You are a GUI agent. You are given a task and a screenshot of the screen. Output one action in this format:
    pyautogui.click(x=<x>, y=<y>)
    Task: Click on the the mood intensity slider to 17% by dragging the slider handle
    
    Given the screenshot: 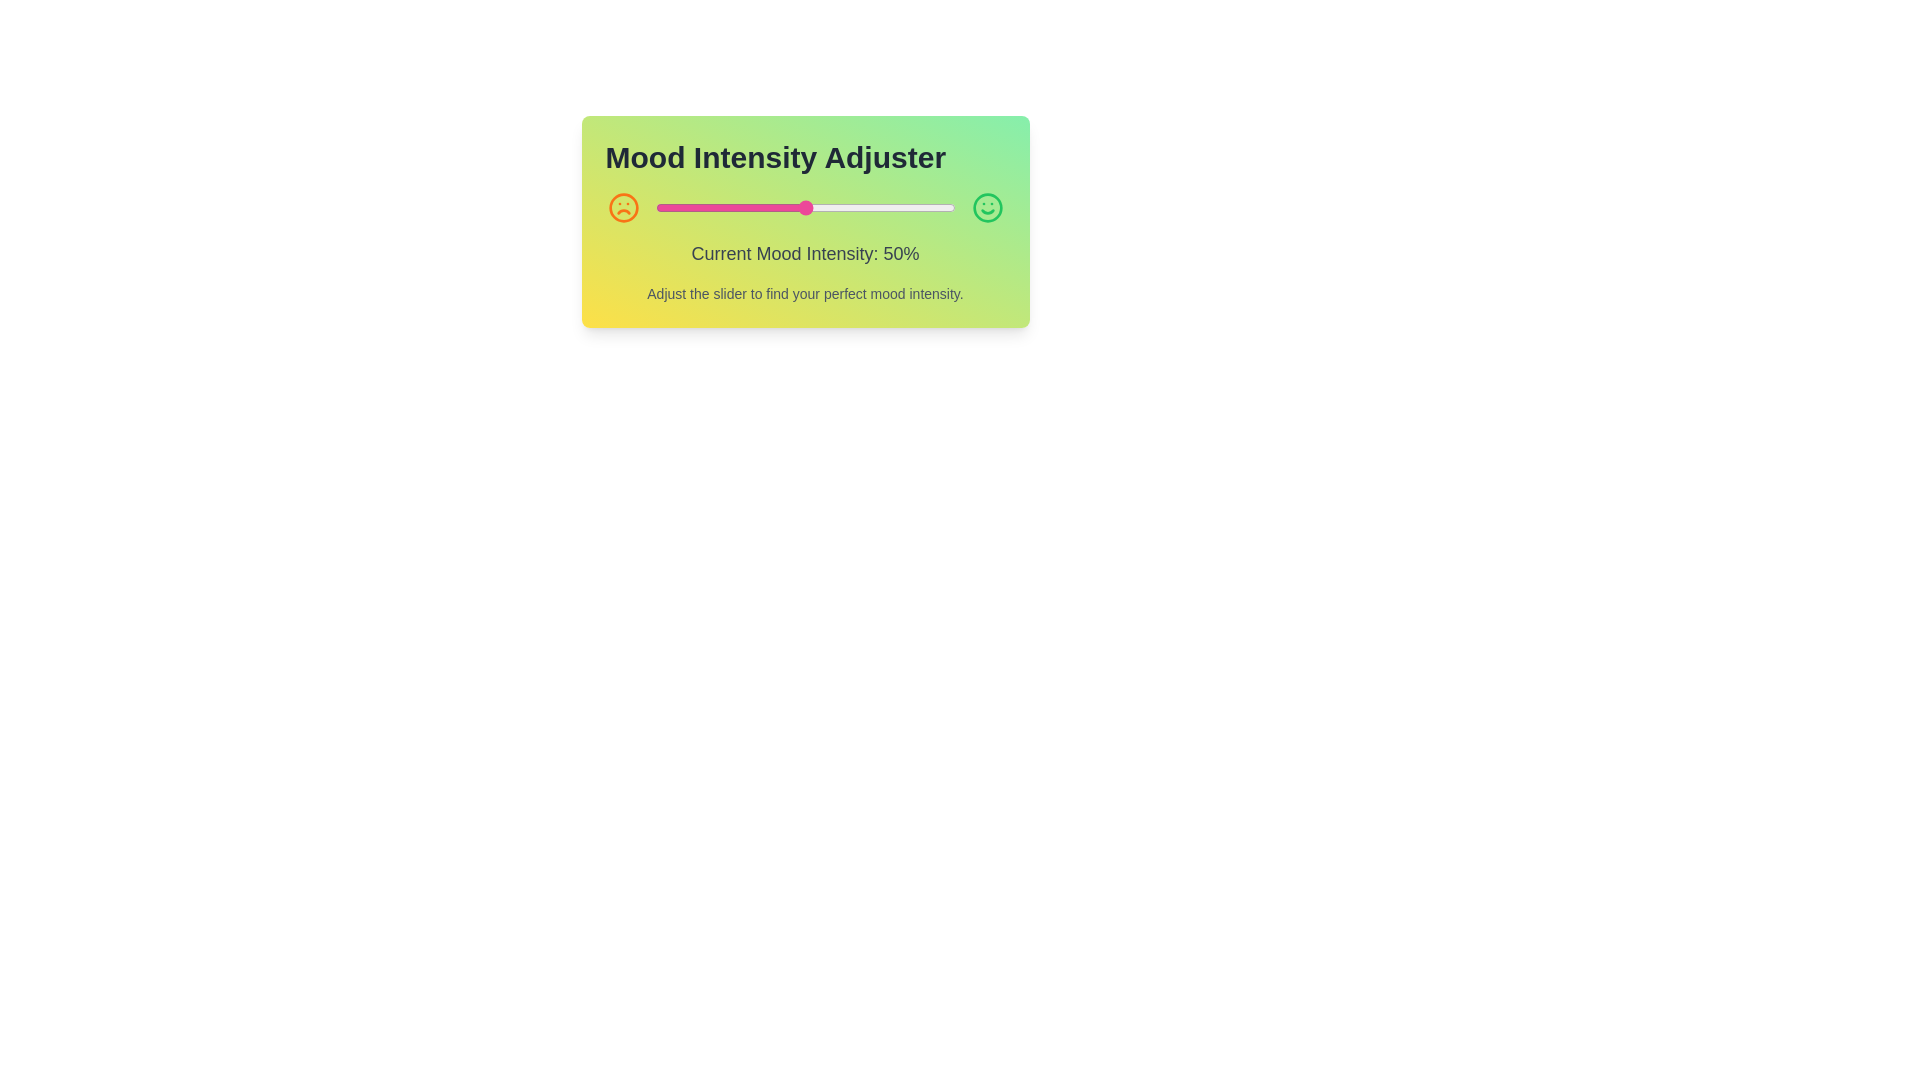 What is the action you would take?
    pyautogui.click(x=706, y=208)
    